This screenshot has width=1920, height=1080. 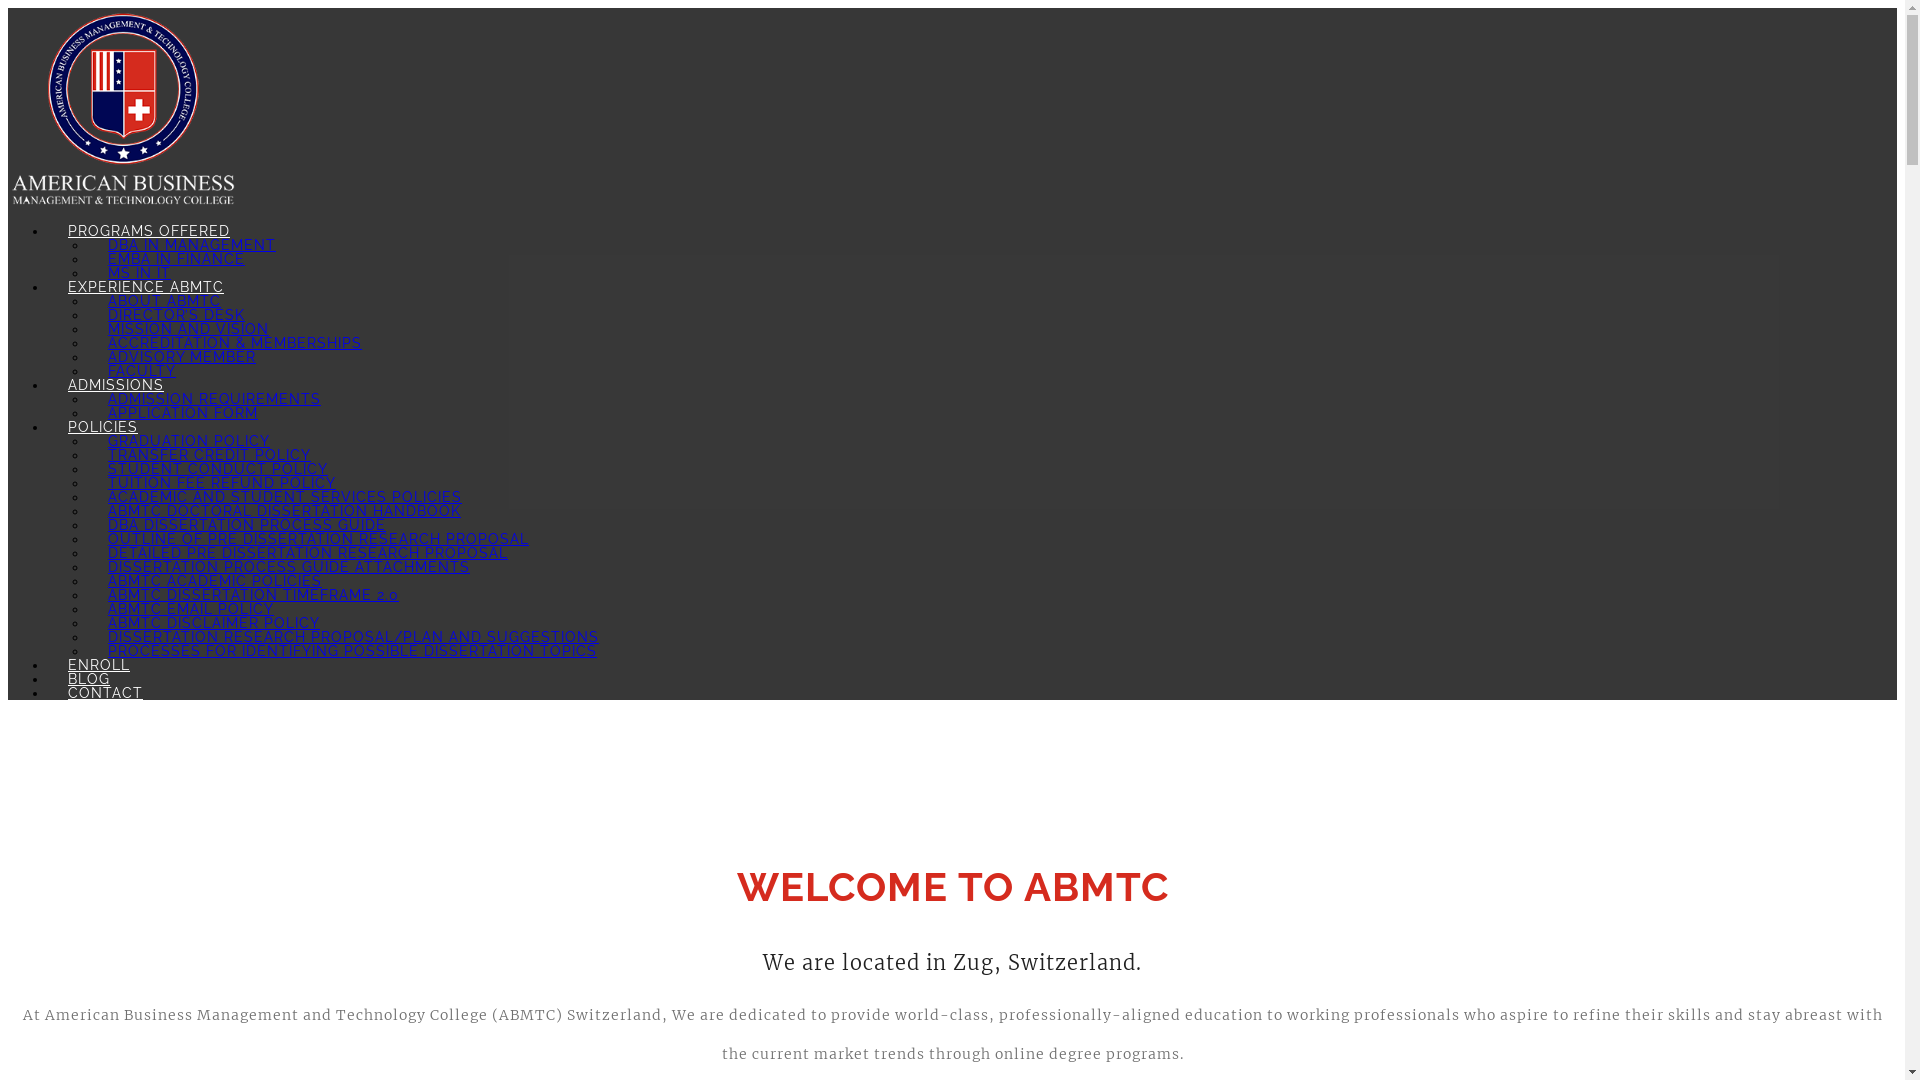 I want to click on 'GRADUATION POLICY', so click(x=188, y=439).